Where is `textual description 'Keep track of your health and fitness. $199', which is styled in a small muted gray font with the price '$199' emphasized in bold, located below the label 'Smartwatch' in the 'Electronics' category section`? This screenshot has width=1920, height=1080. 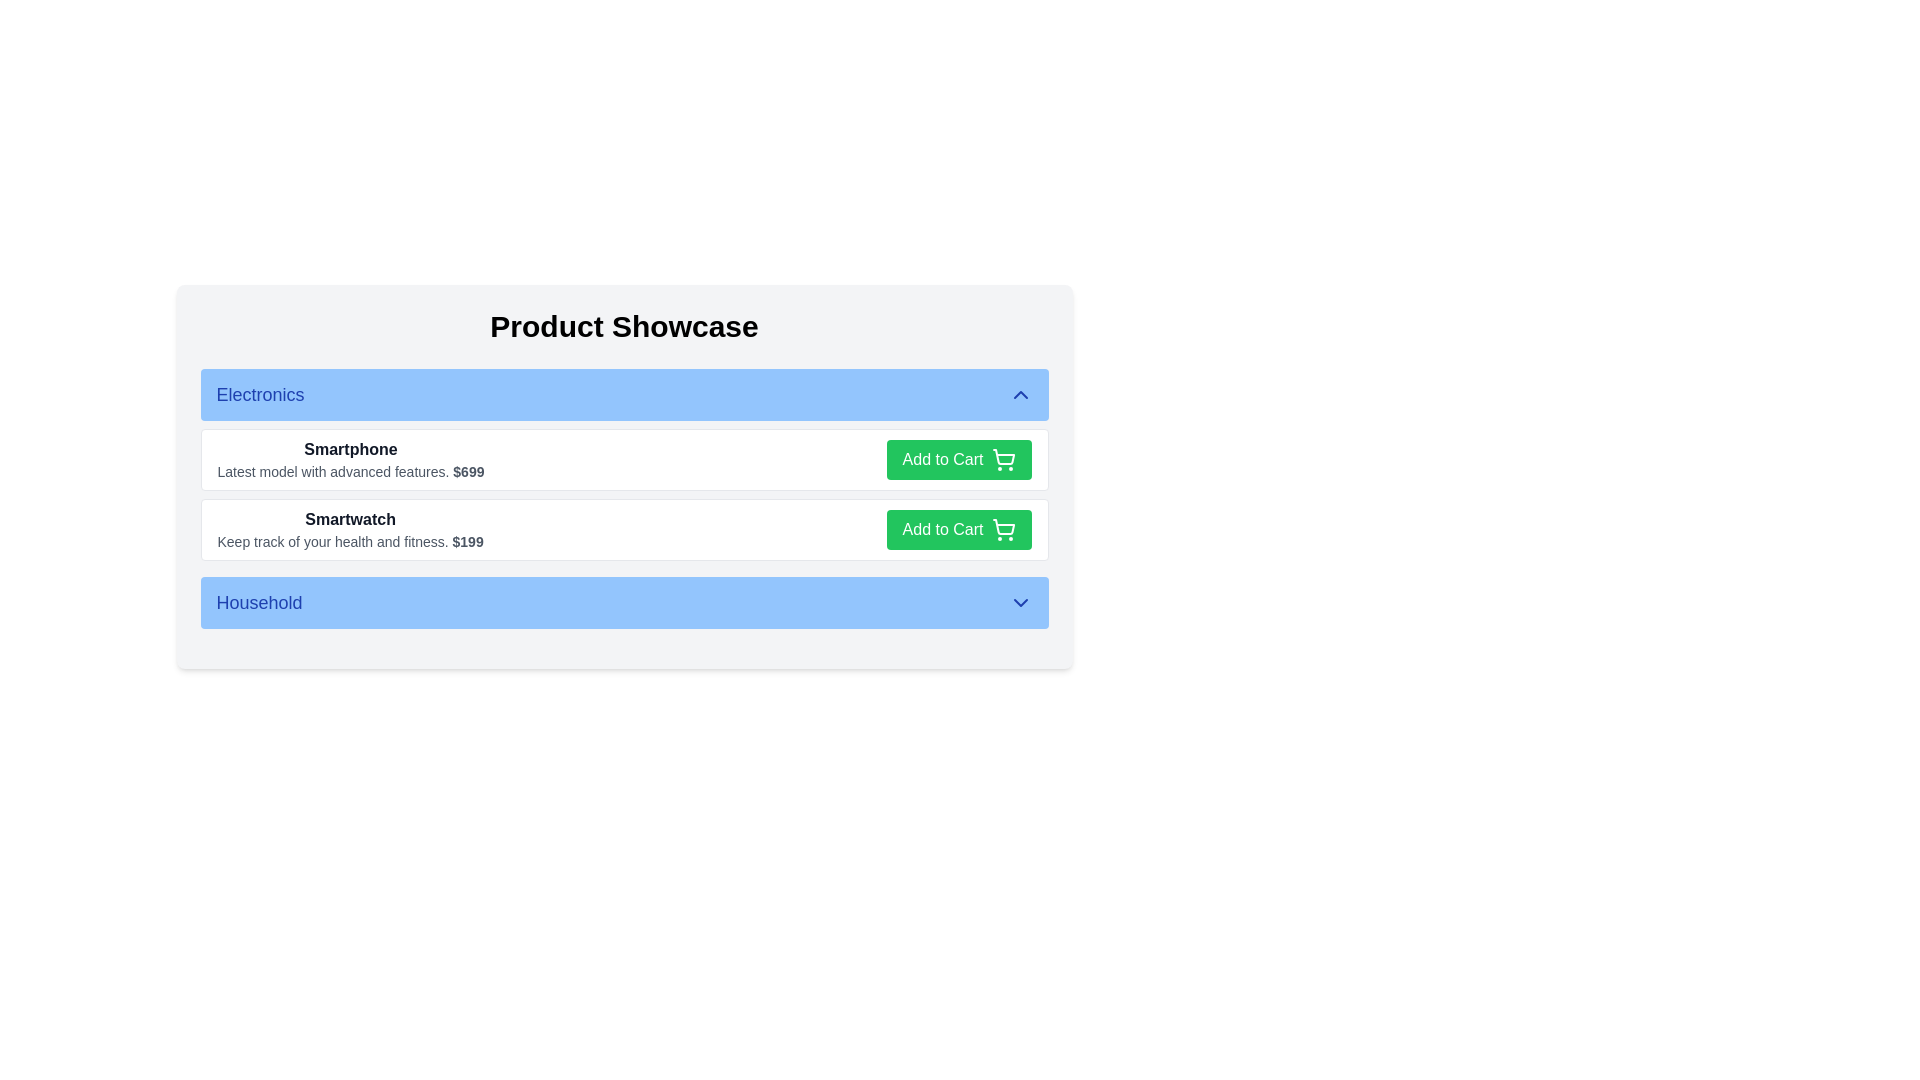
textual description 'Keep track of your health and fitness. $199', which is styled in a small muted gray font with the price '$199' emphasized in bold, located below the label 'Smartwatch' in the 'Electronics' category section is located at coordinates (350, 542).